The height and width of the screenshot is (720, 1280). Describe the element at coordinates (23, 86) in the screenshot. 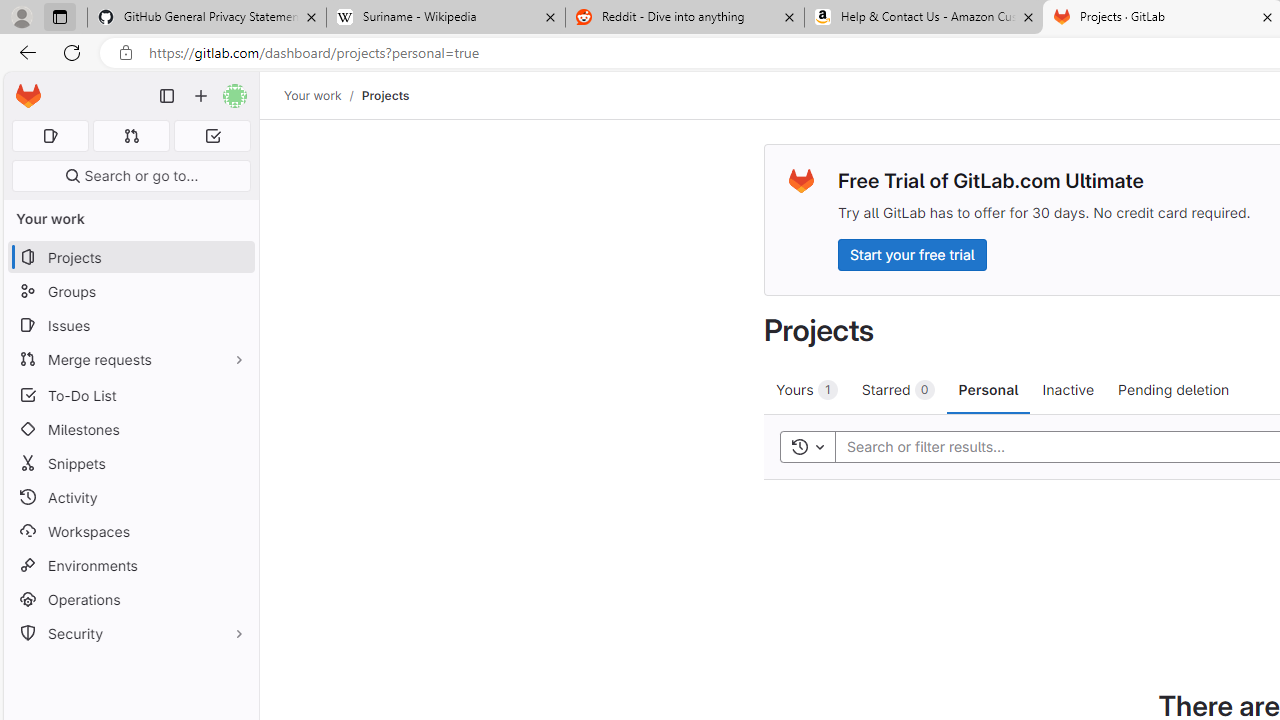

I see `'Skip to main content'` at that location.